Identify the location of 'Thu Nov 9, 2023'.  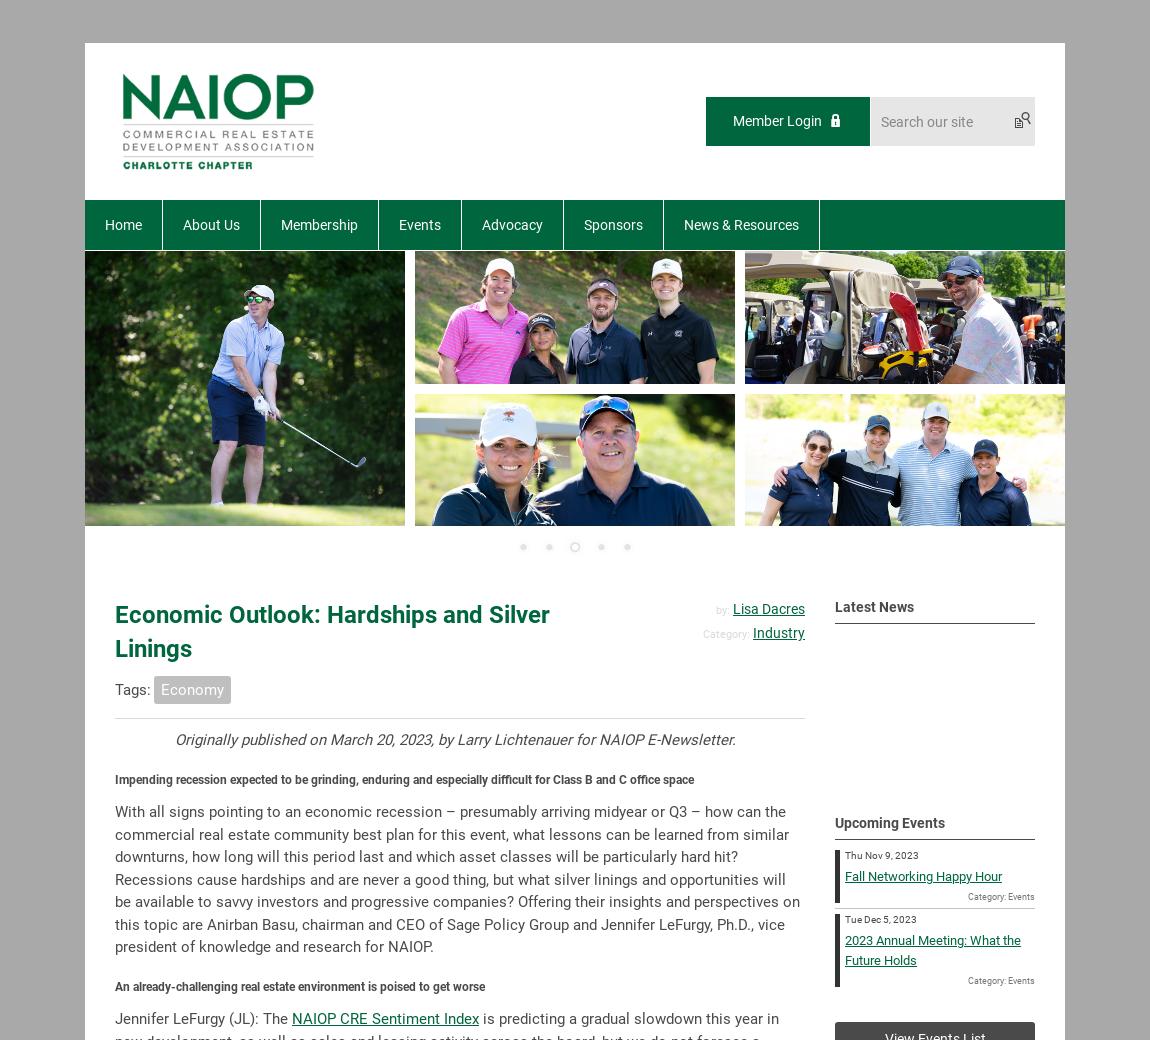
(882, 853).